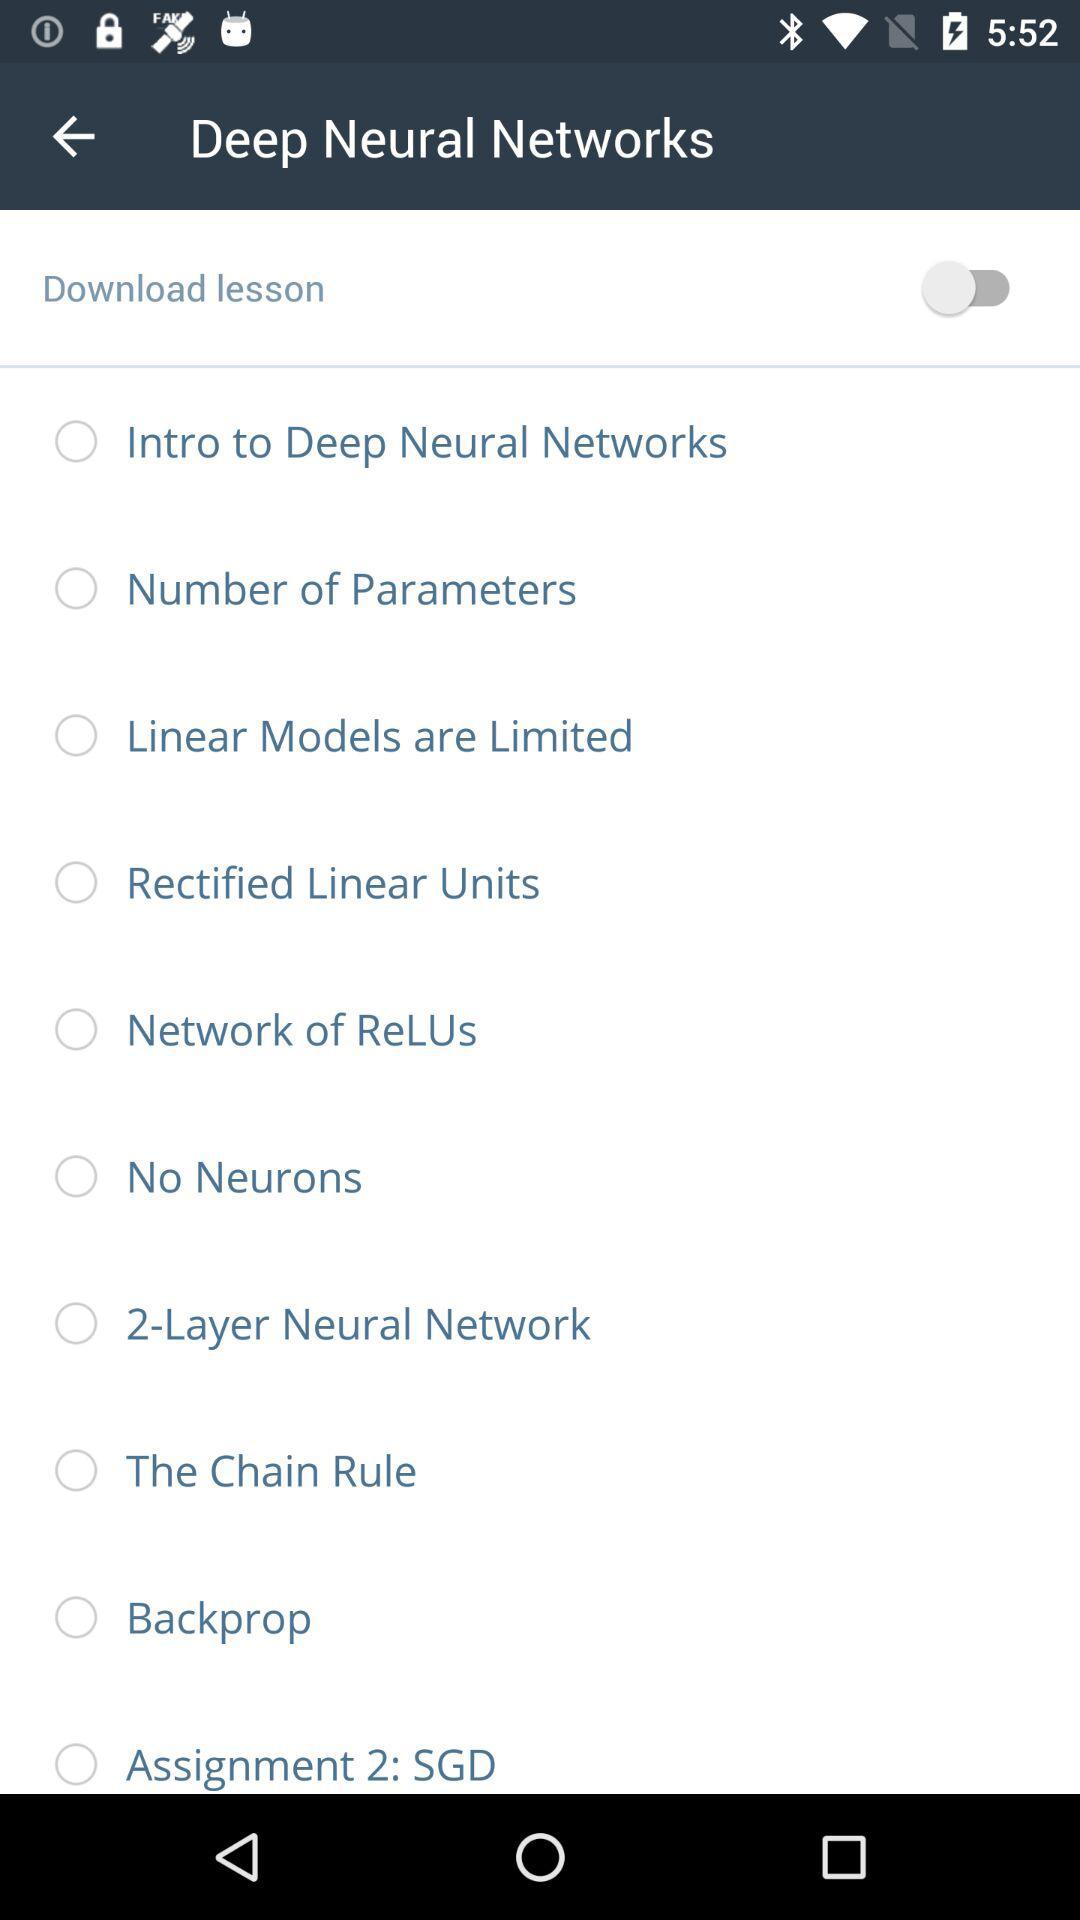 This screenshot has width=1080, height=1920. What do you see at coordinates (72, 135) in the screenshot?
I see `item to the left of the deep neural networks icon` at bounding box center [72, 135].